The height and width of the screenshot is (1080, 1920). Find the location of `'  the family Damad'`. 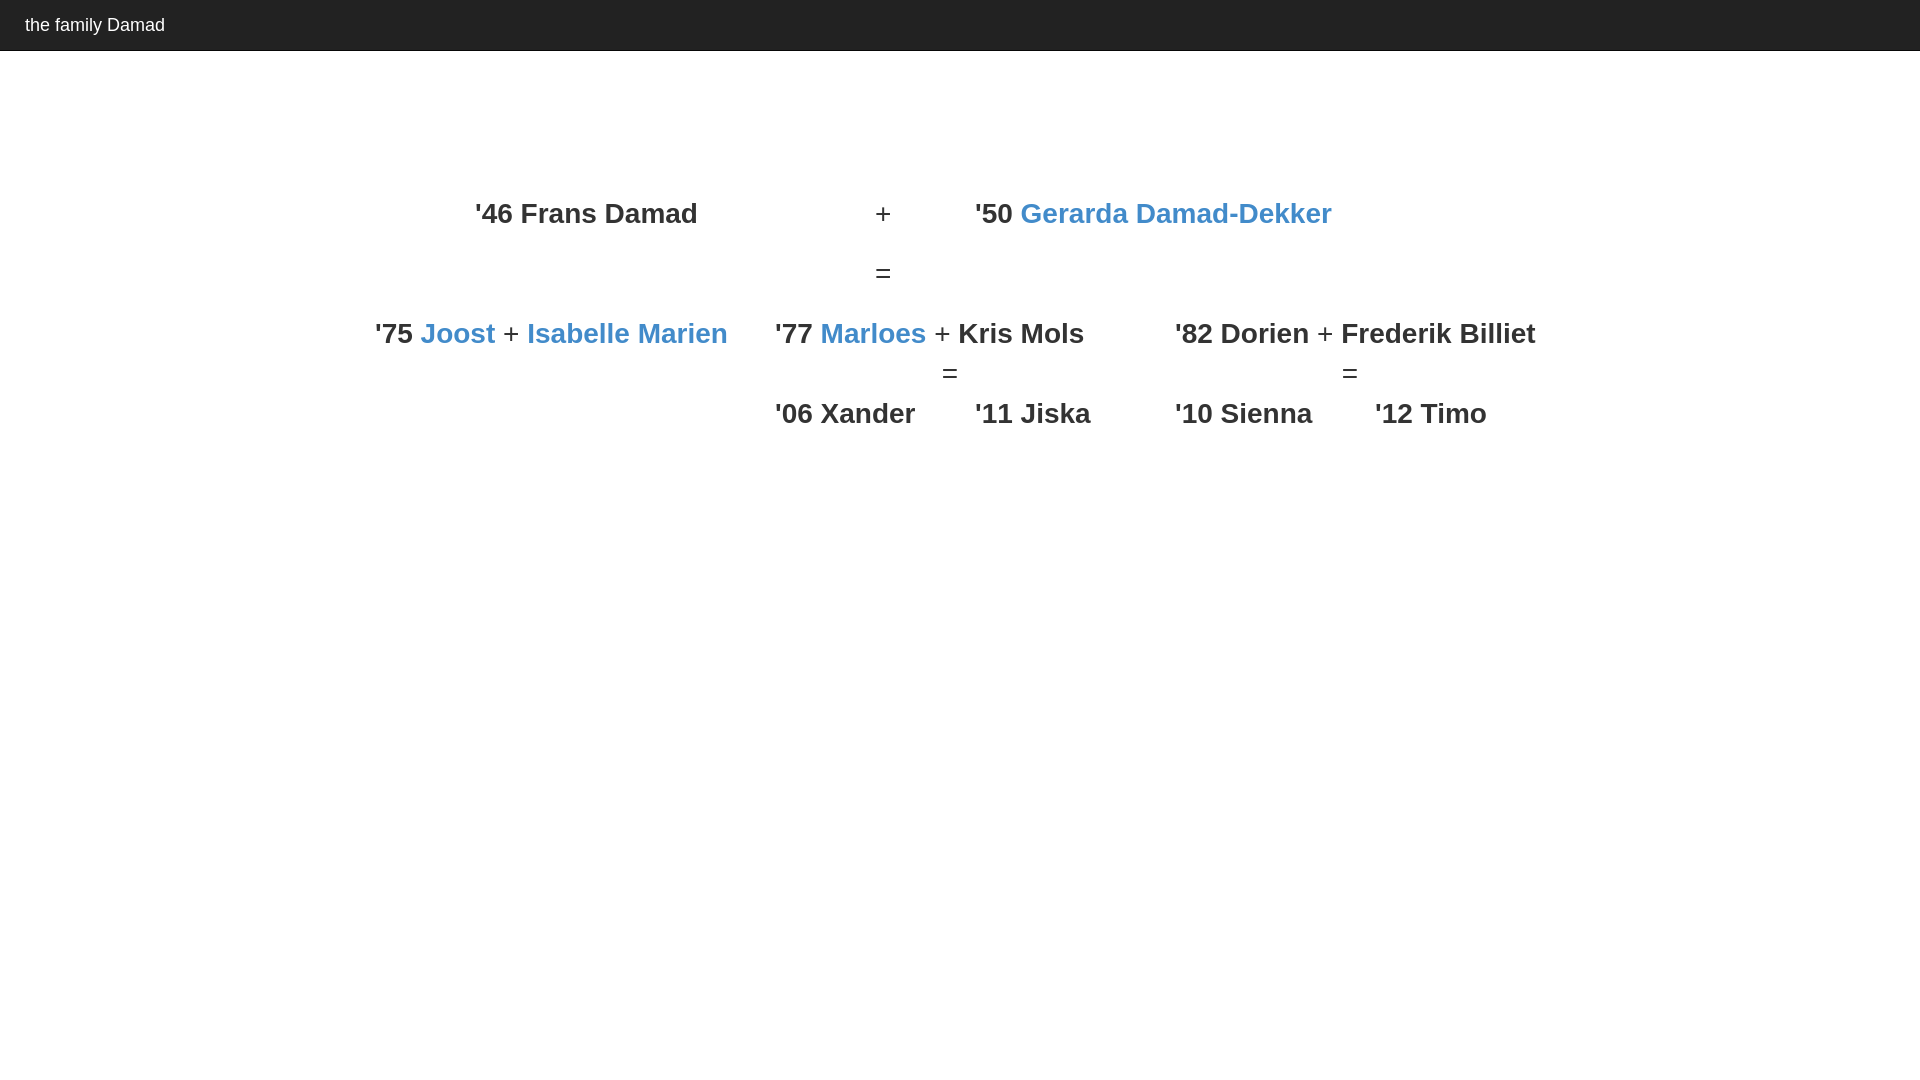

'  the family Damad' is located at coordinates (89, 24).